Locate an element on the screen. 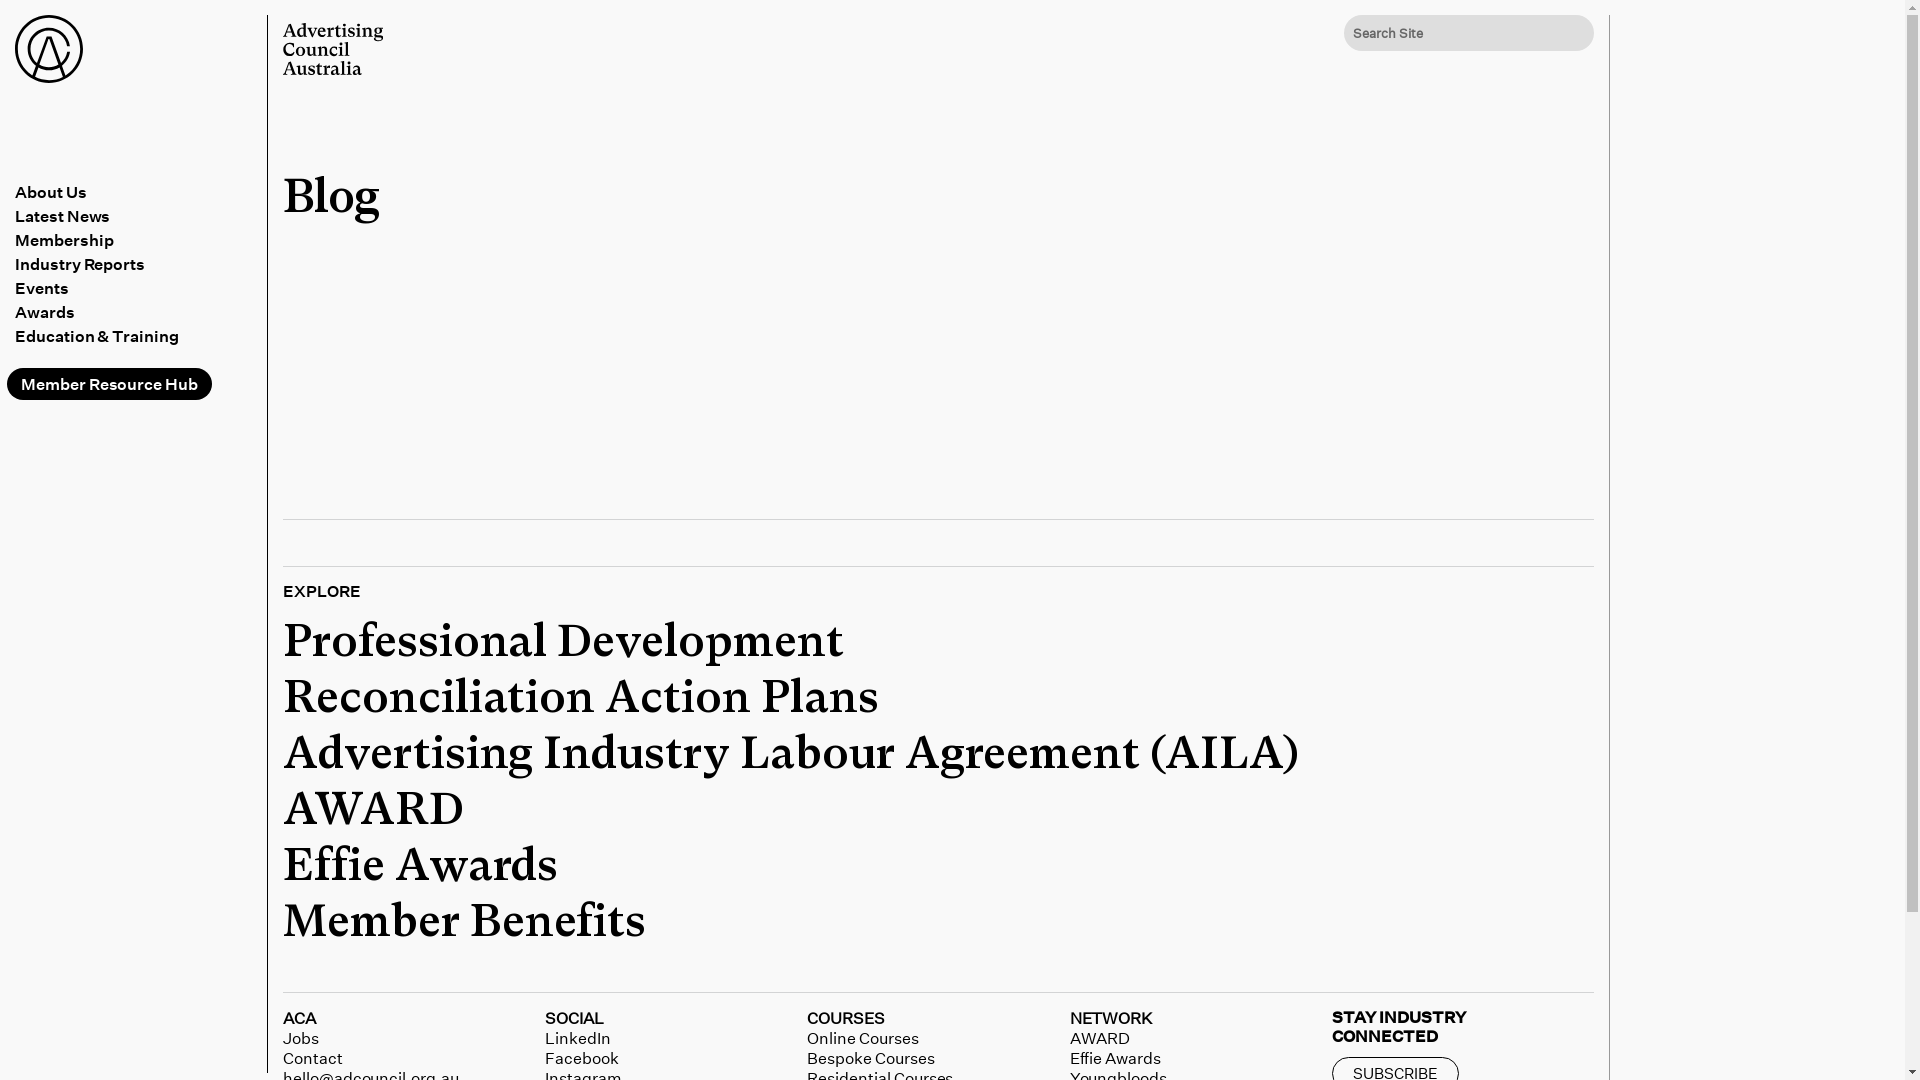 The width and height of the screenshot is (1920, 1080). 'Member Benefits' is located at coordinates (463, 922).